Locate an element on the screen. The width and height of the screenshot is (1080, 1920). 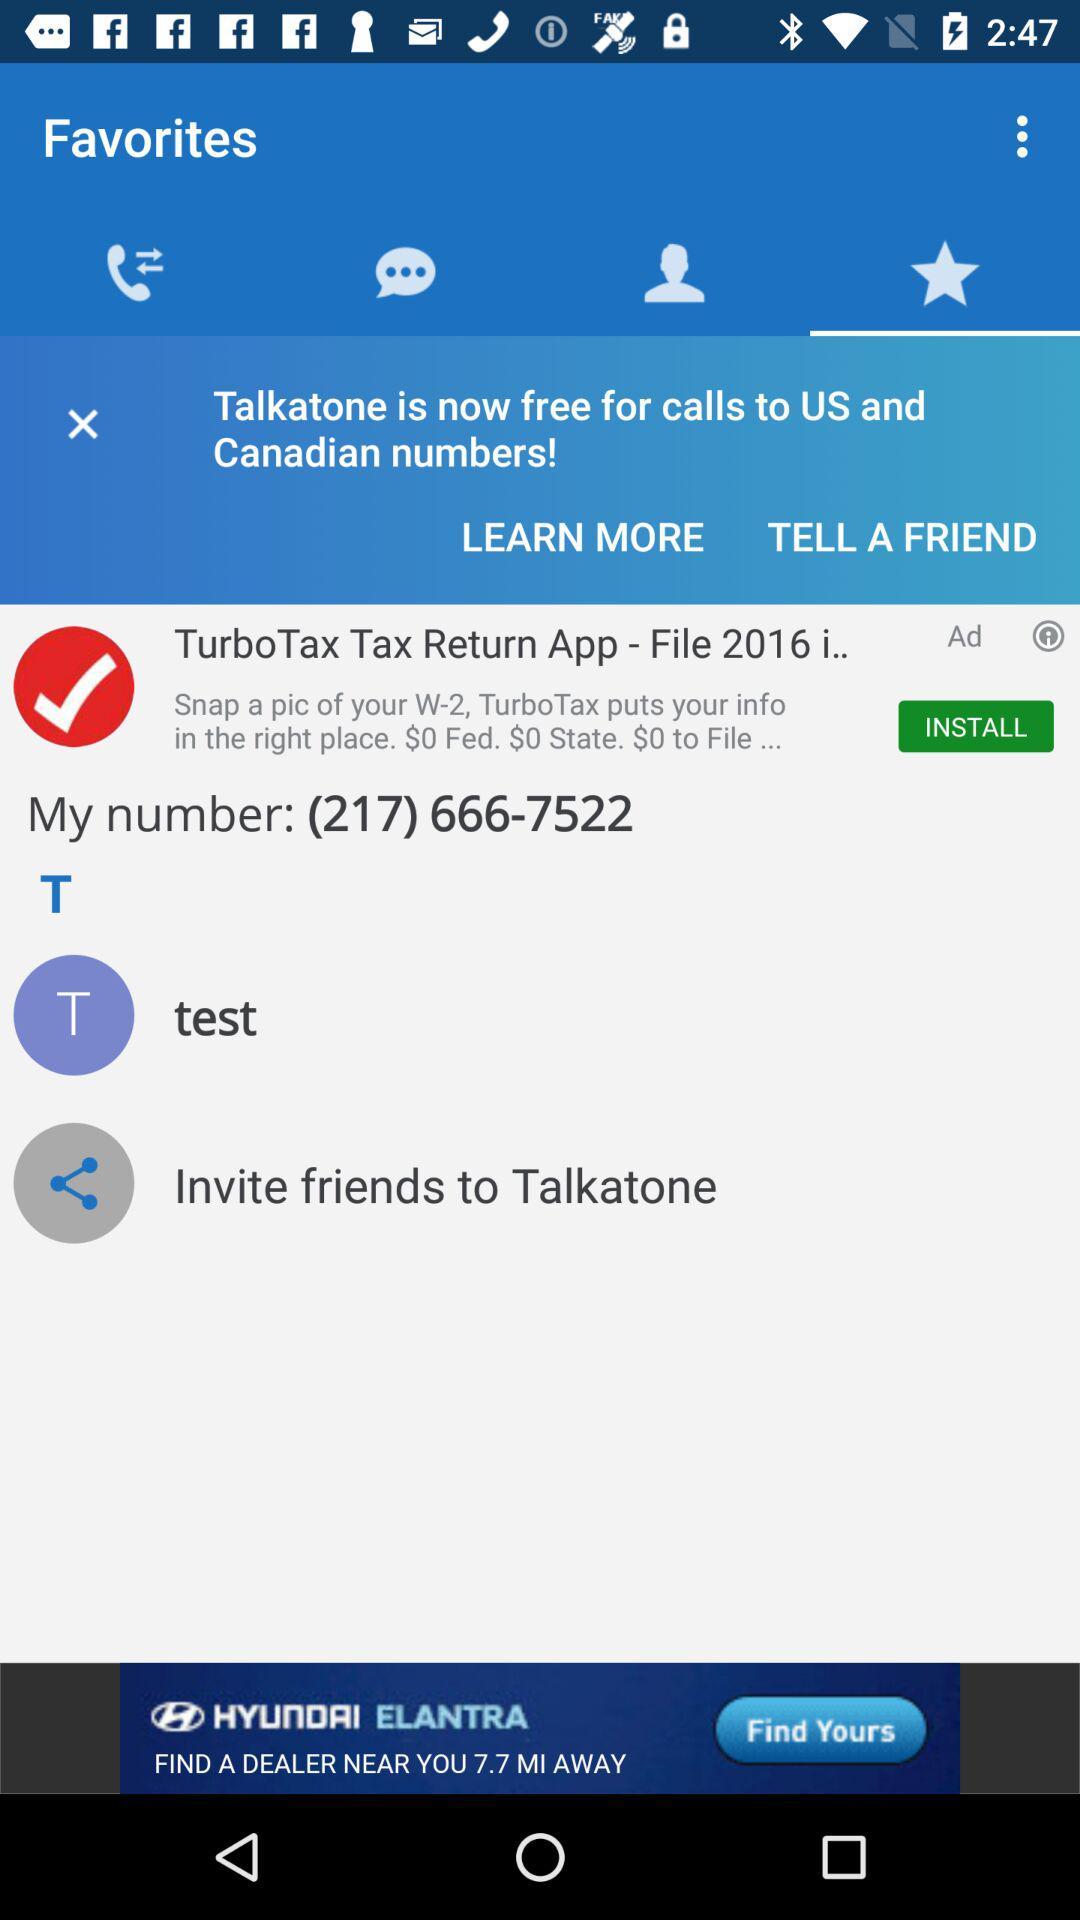
profile picture is located at coordinates (72, 1015).